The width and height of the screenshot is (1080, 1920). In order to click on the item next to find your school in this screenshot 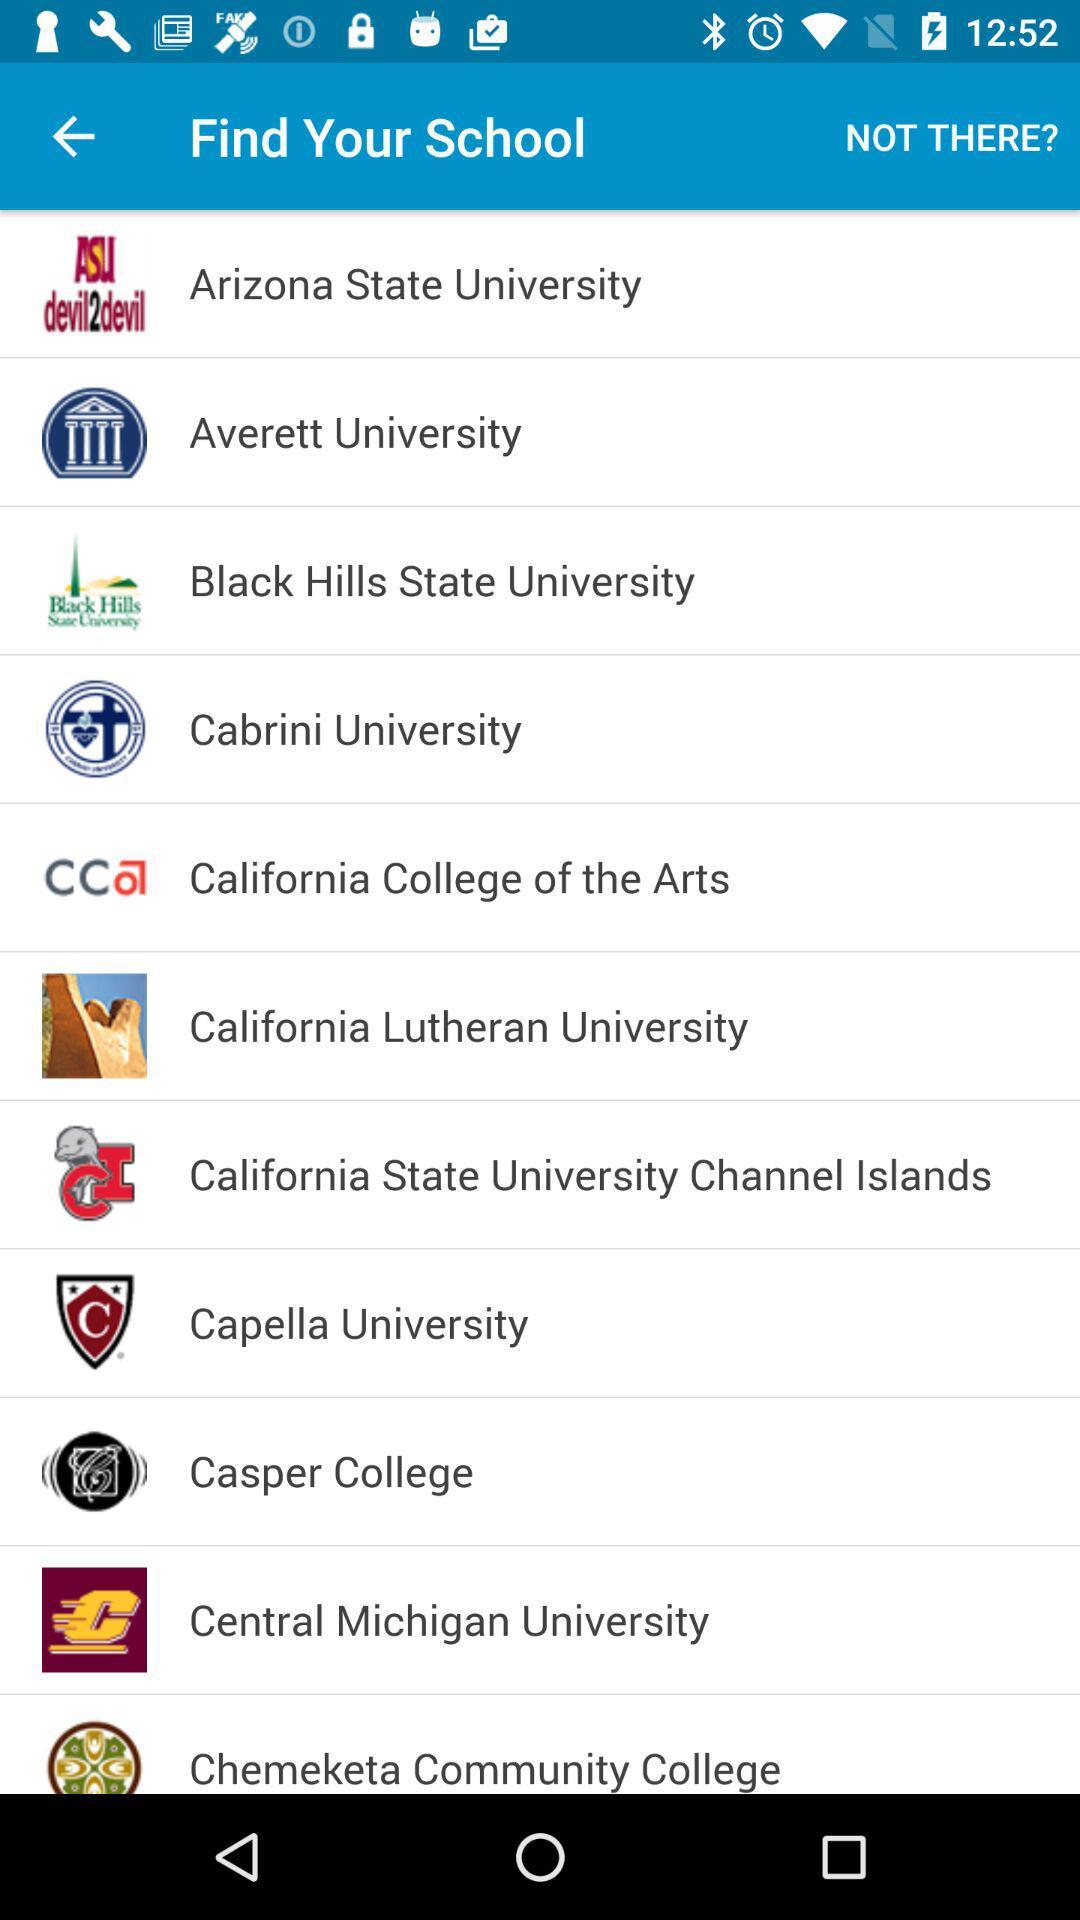, I will do `click(72, 135)`.